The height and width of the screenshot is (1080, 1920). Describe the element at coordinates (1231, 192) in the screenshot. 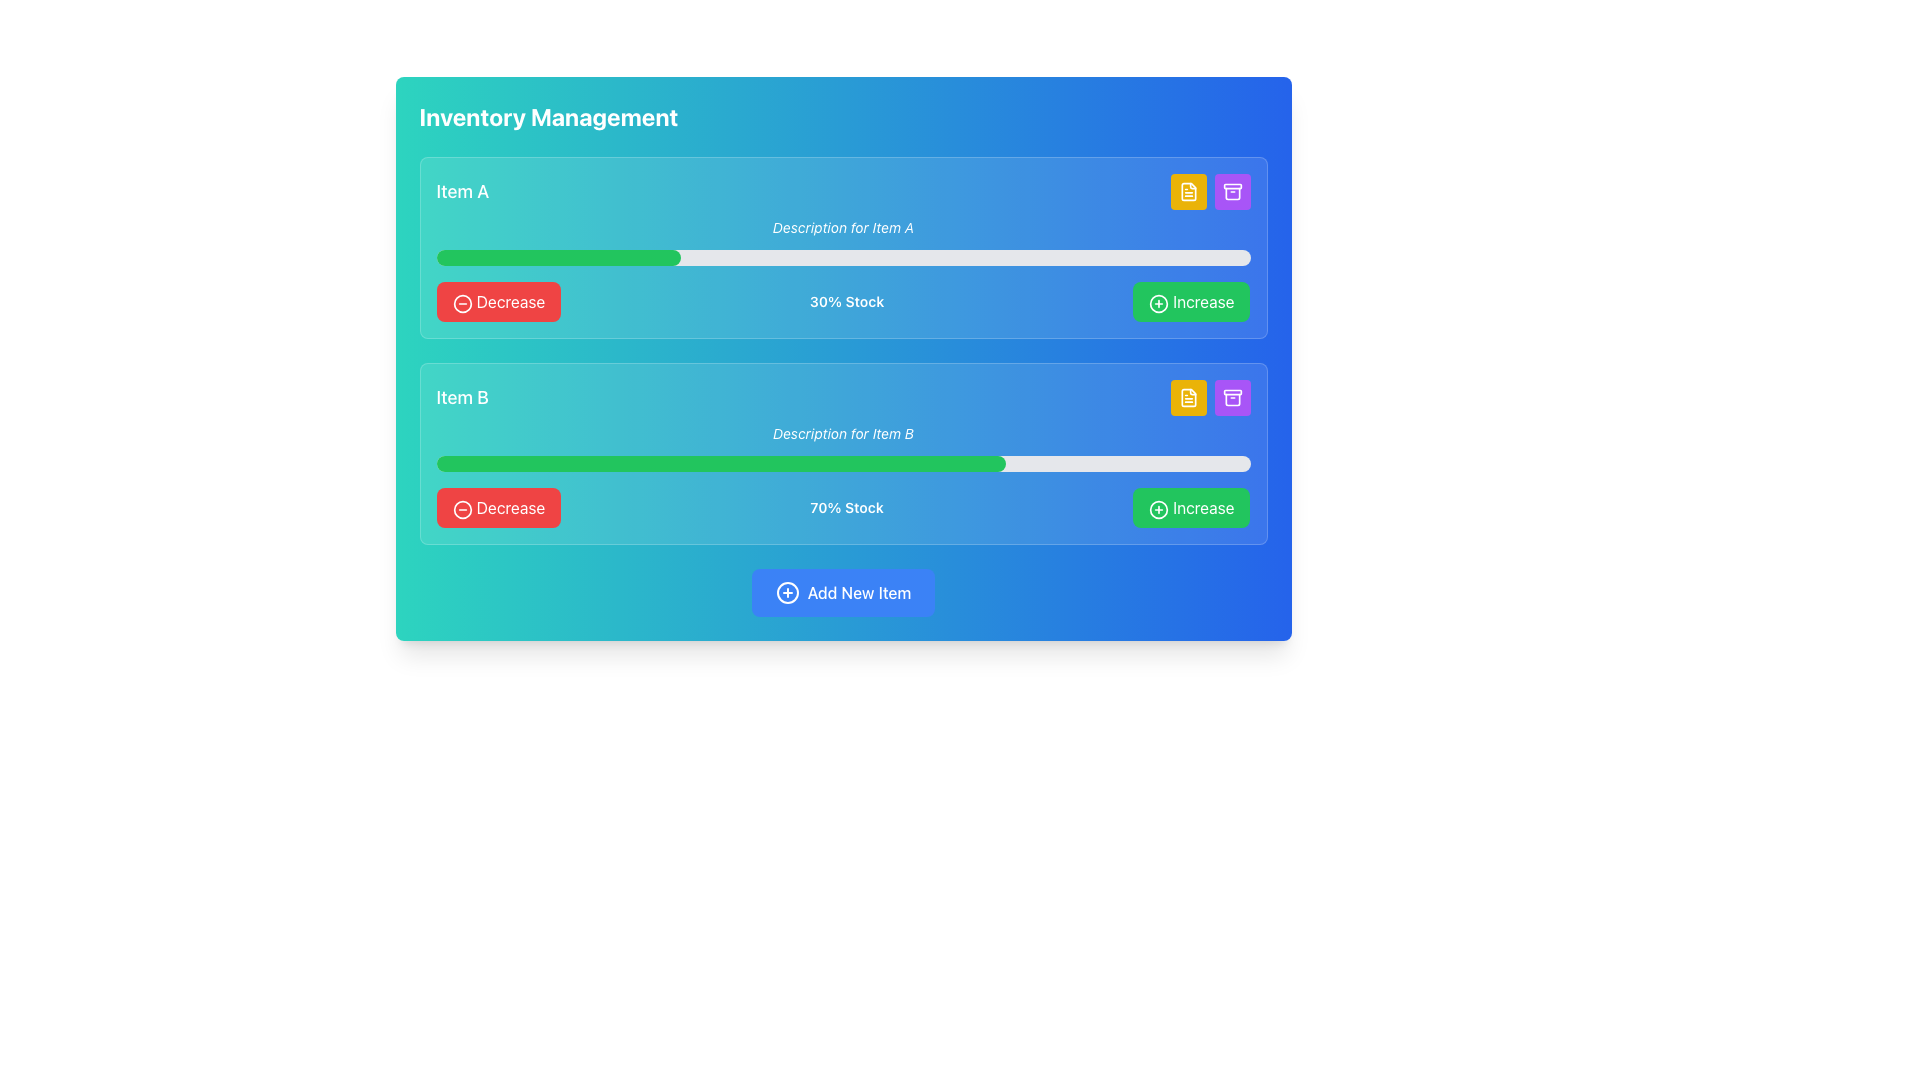

I see `the purple rounded square button with an archive box icon located in the top-right corner of the 'Item A' section` at that location.